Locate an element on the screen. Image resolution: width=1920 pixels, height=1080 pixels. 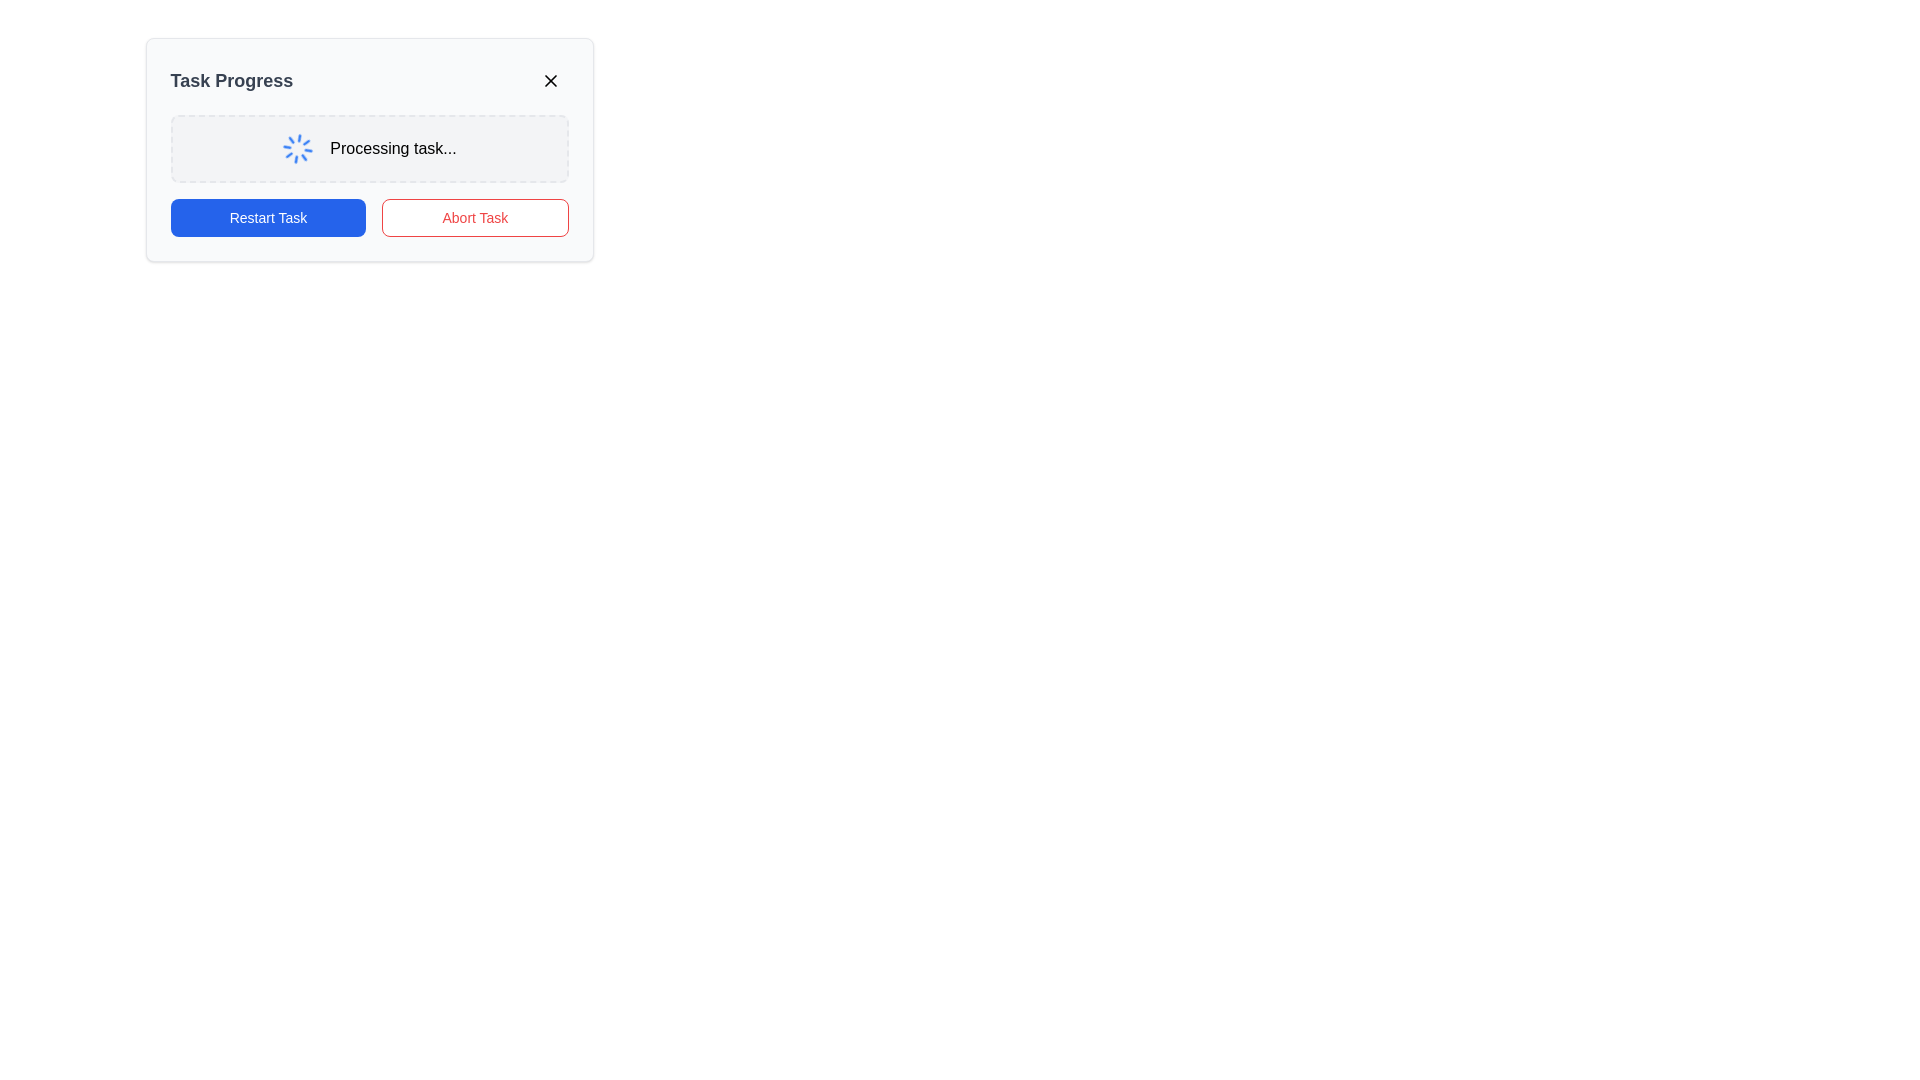
the Loader or Spinner Icon that indicates ongoing progress or activity, located to the left of the text 'Processing task...' within a bordered dashed box in the 'Task Progress' dialog window is located at coordinates (297, 148).